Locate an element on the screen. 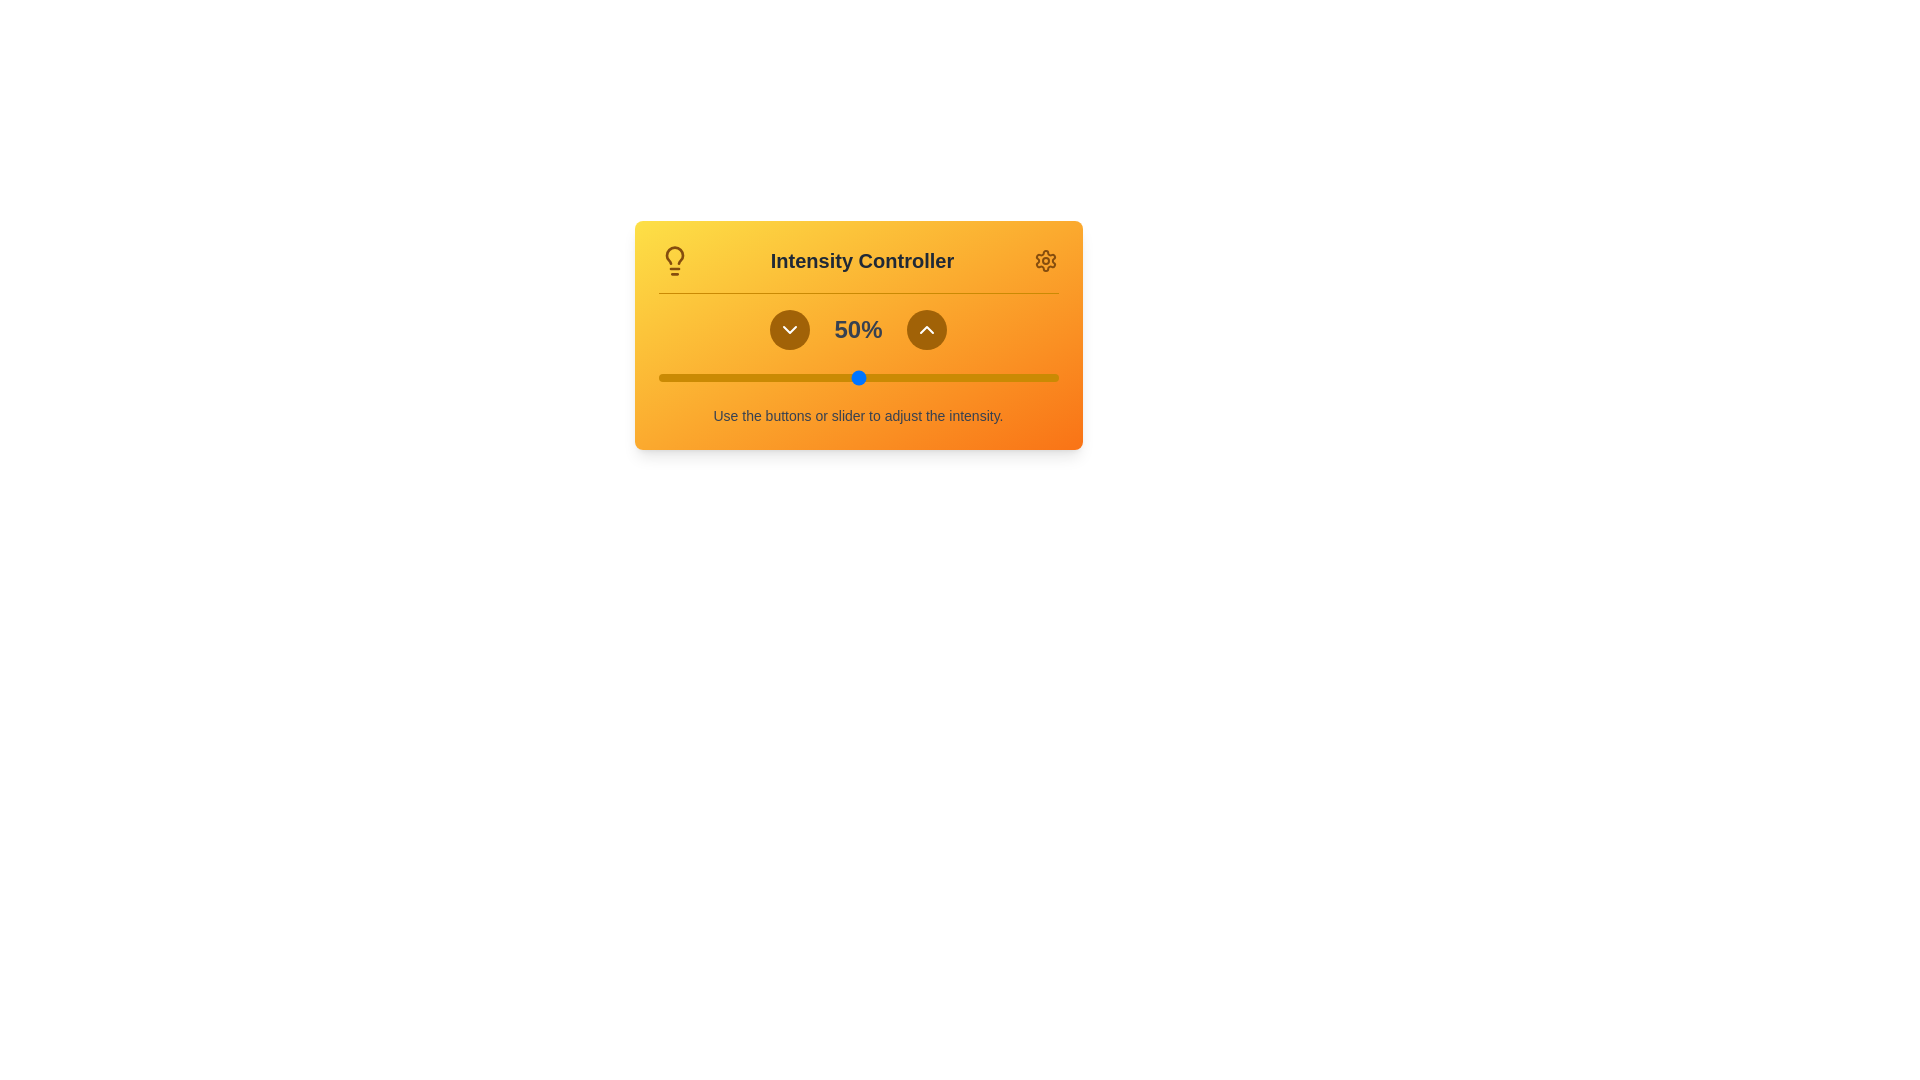  intensity is located at coordinates (761, 378).